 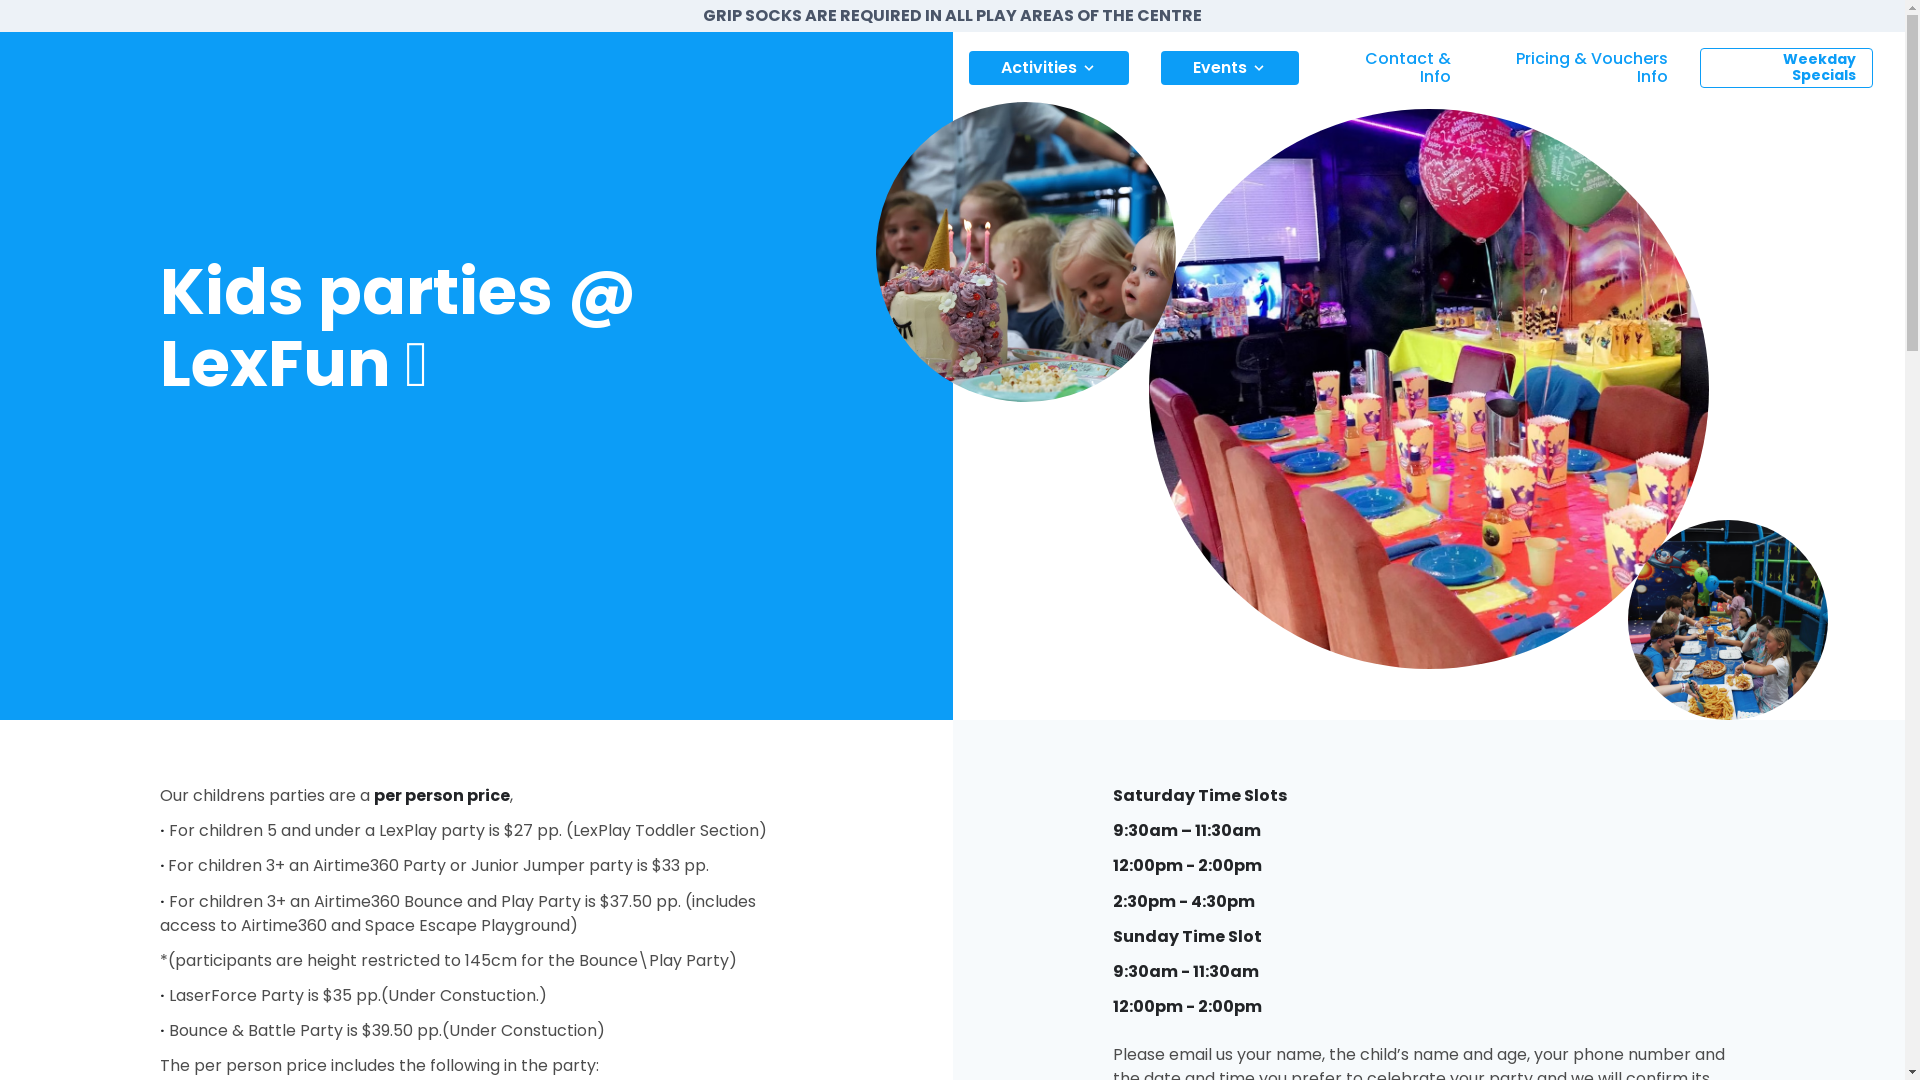 What do you see at coordinates (1786, 67) in the screenshot?
I see `'Weekday Specials'` at bounding box center [1786, 67].